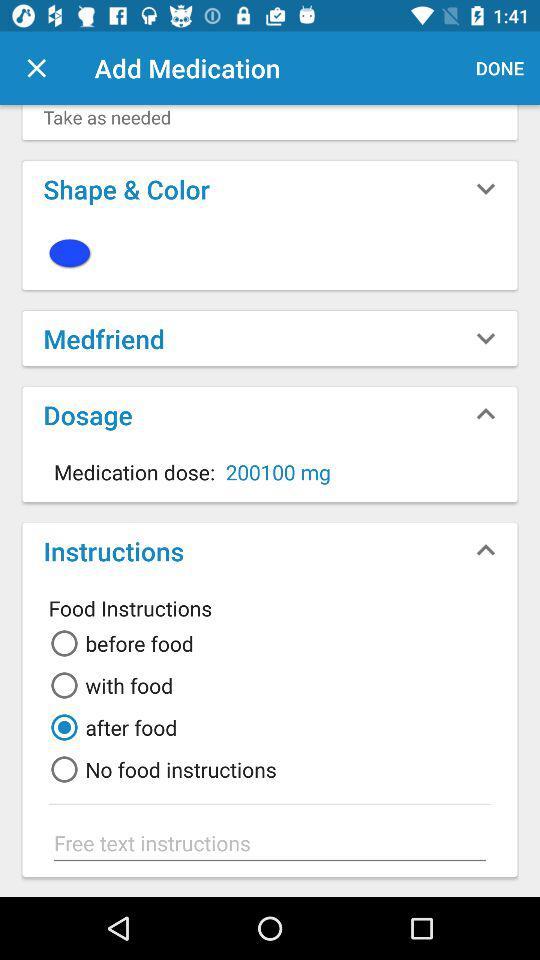 The image size is (540, 960). I want to click on after food item, so click(110, 726).